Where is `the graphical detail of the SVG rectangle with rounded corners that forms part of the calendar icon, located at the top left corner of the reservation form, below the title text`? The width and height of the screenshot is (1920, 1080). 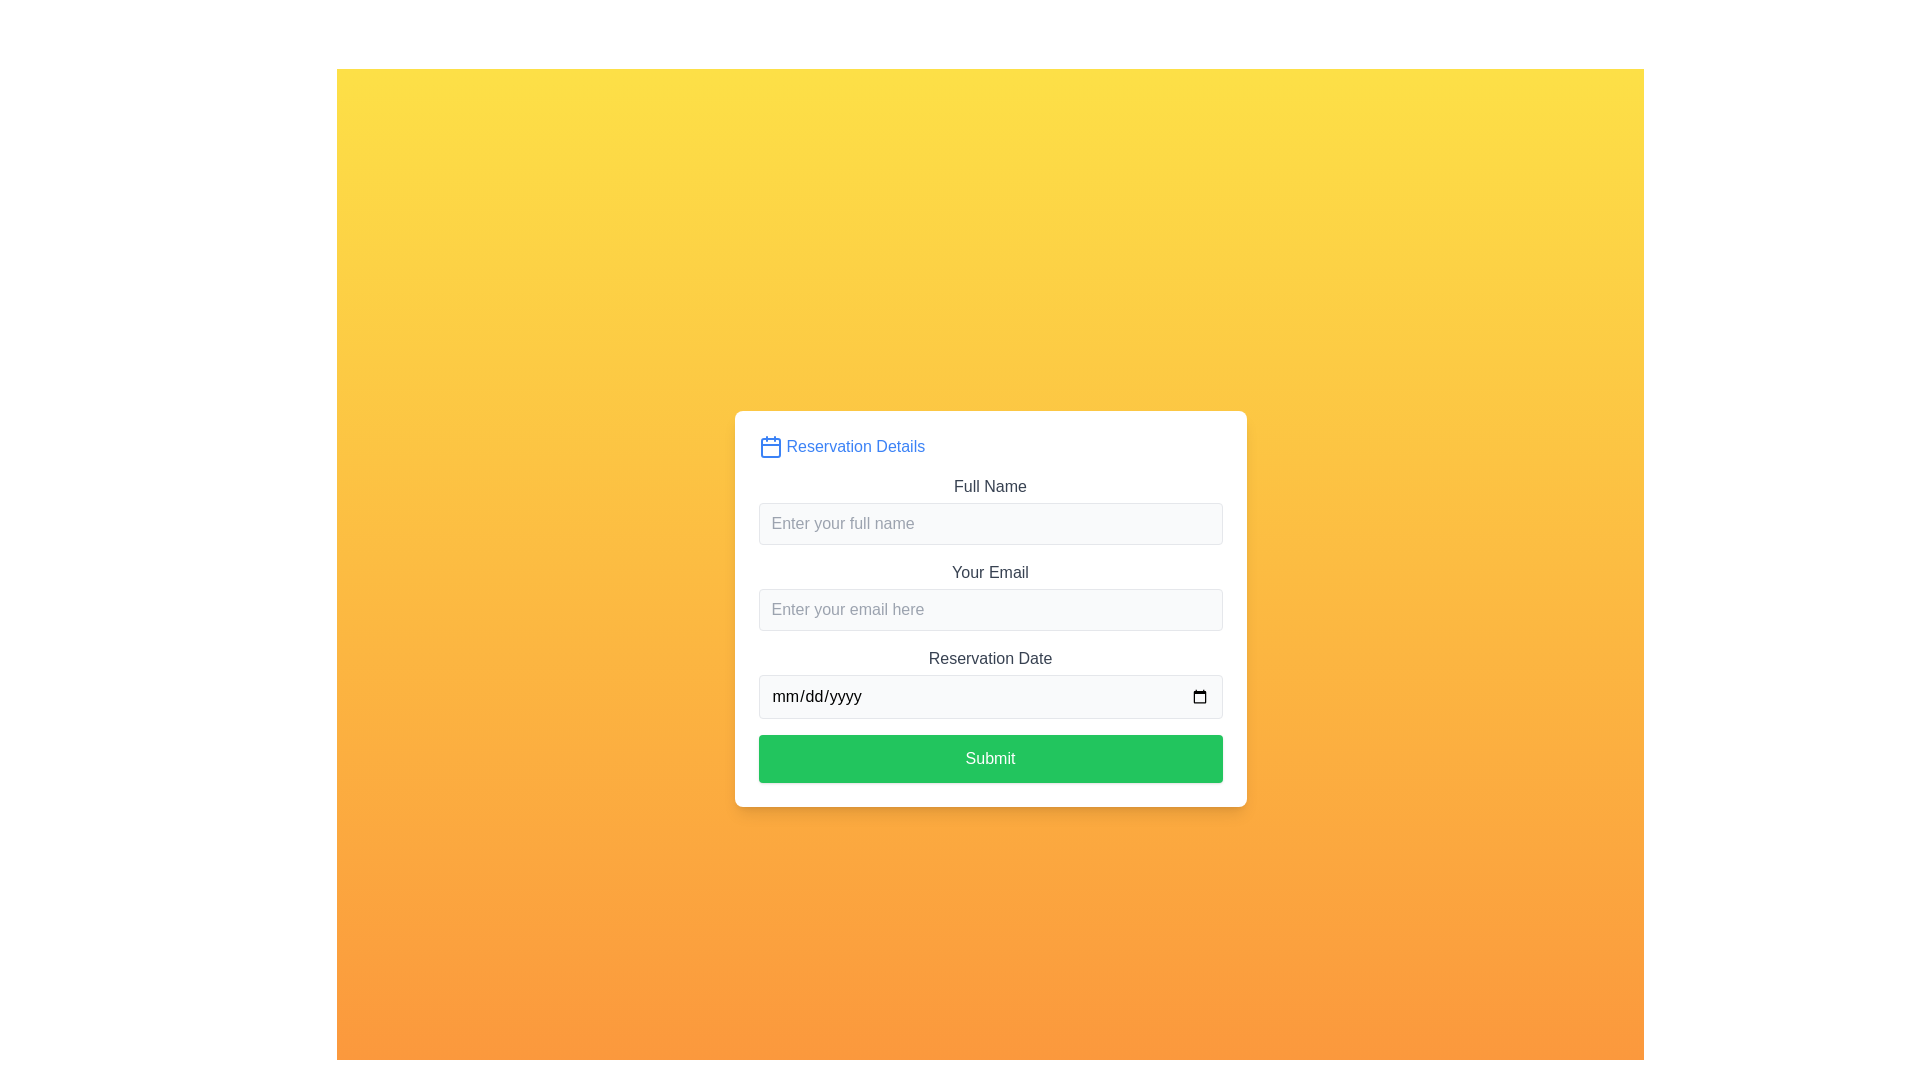
the graphical detail of the SVG rectangle with rounded corners that forms part of the calendar icon, located at the top left corner of the reservation form, below the title text is located at coordinates (769, 446).